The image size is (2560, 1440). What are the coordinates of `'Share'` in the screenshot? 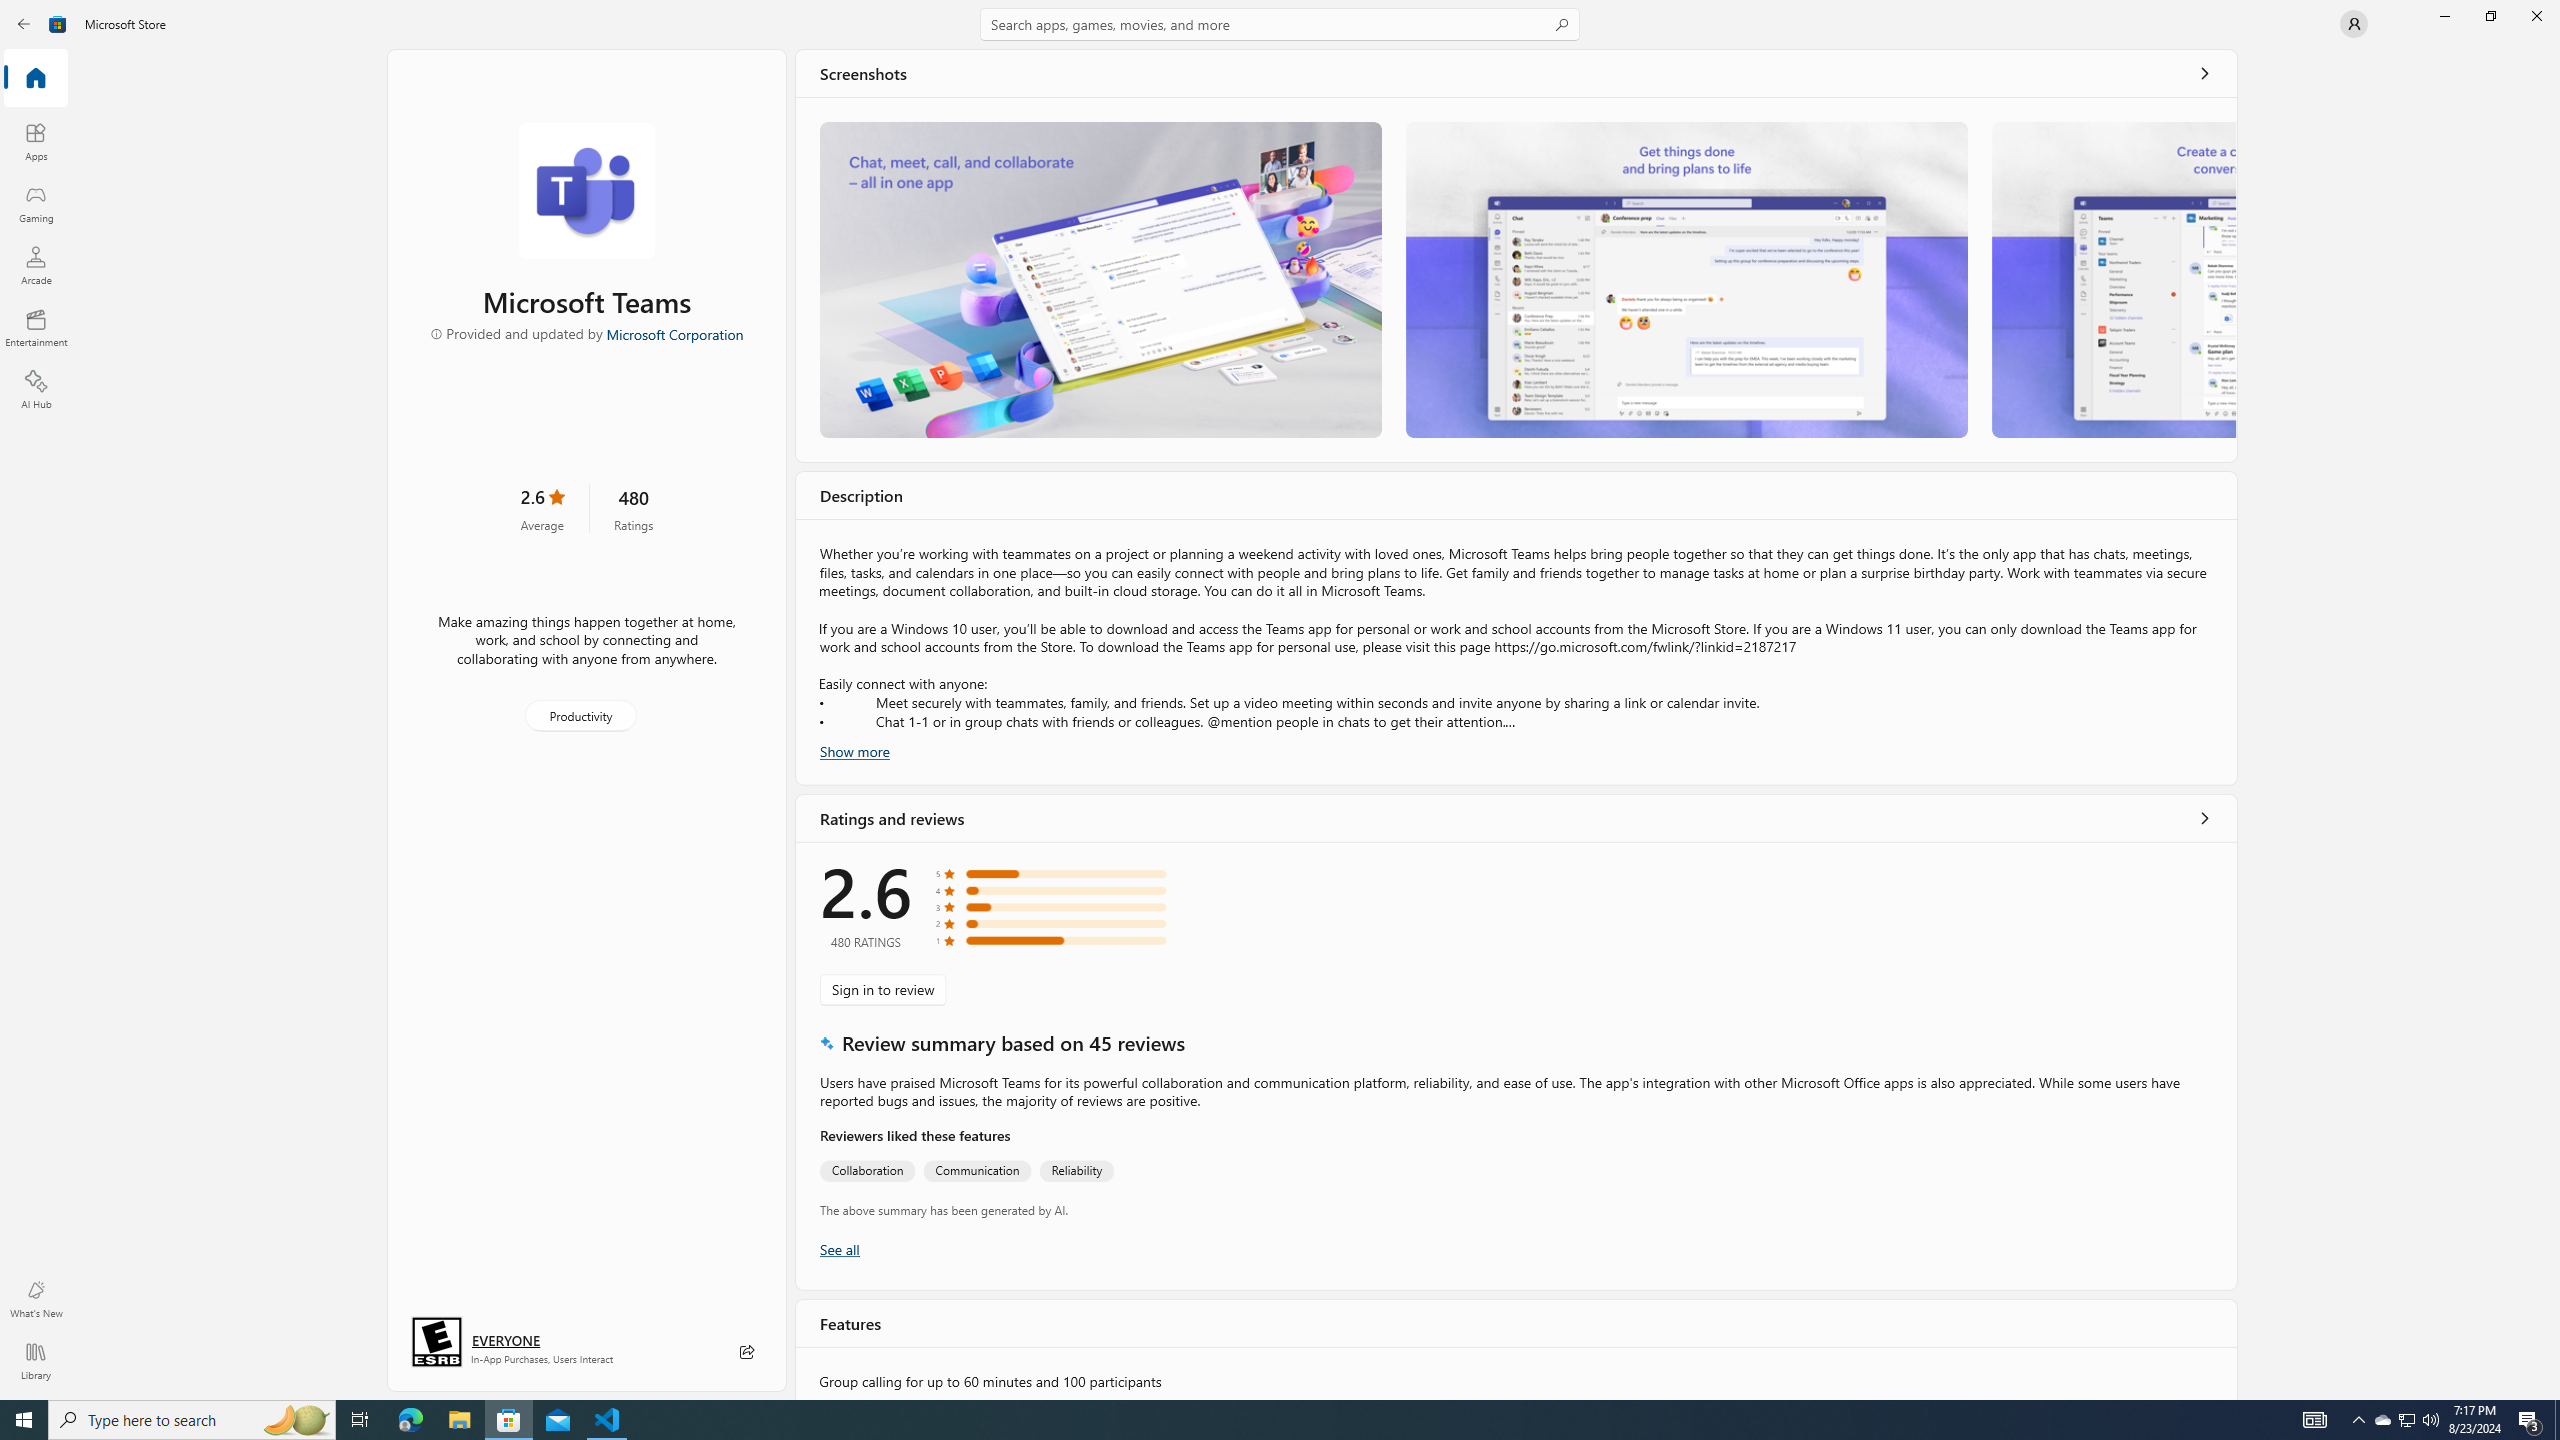 It's located at (746, 1351).